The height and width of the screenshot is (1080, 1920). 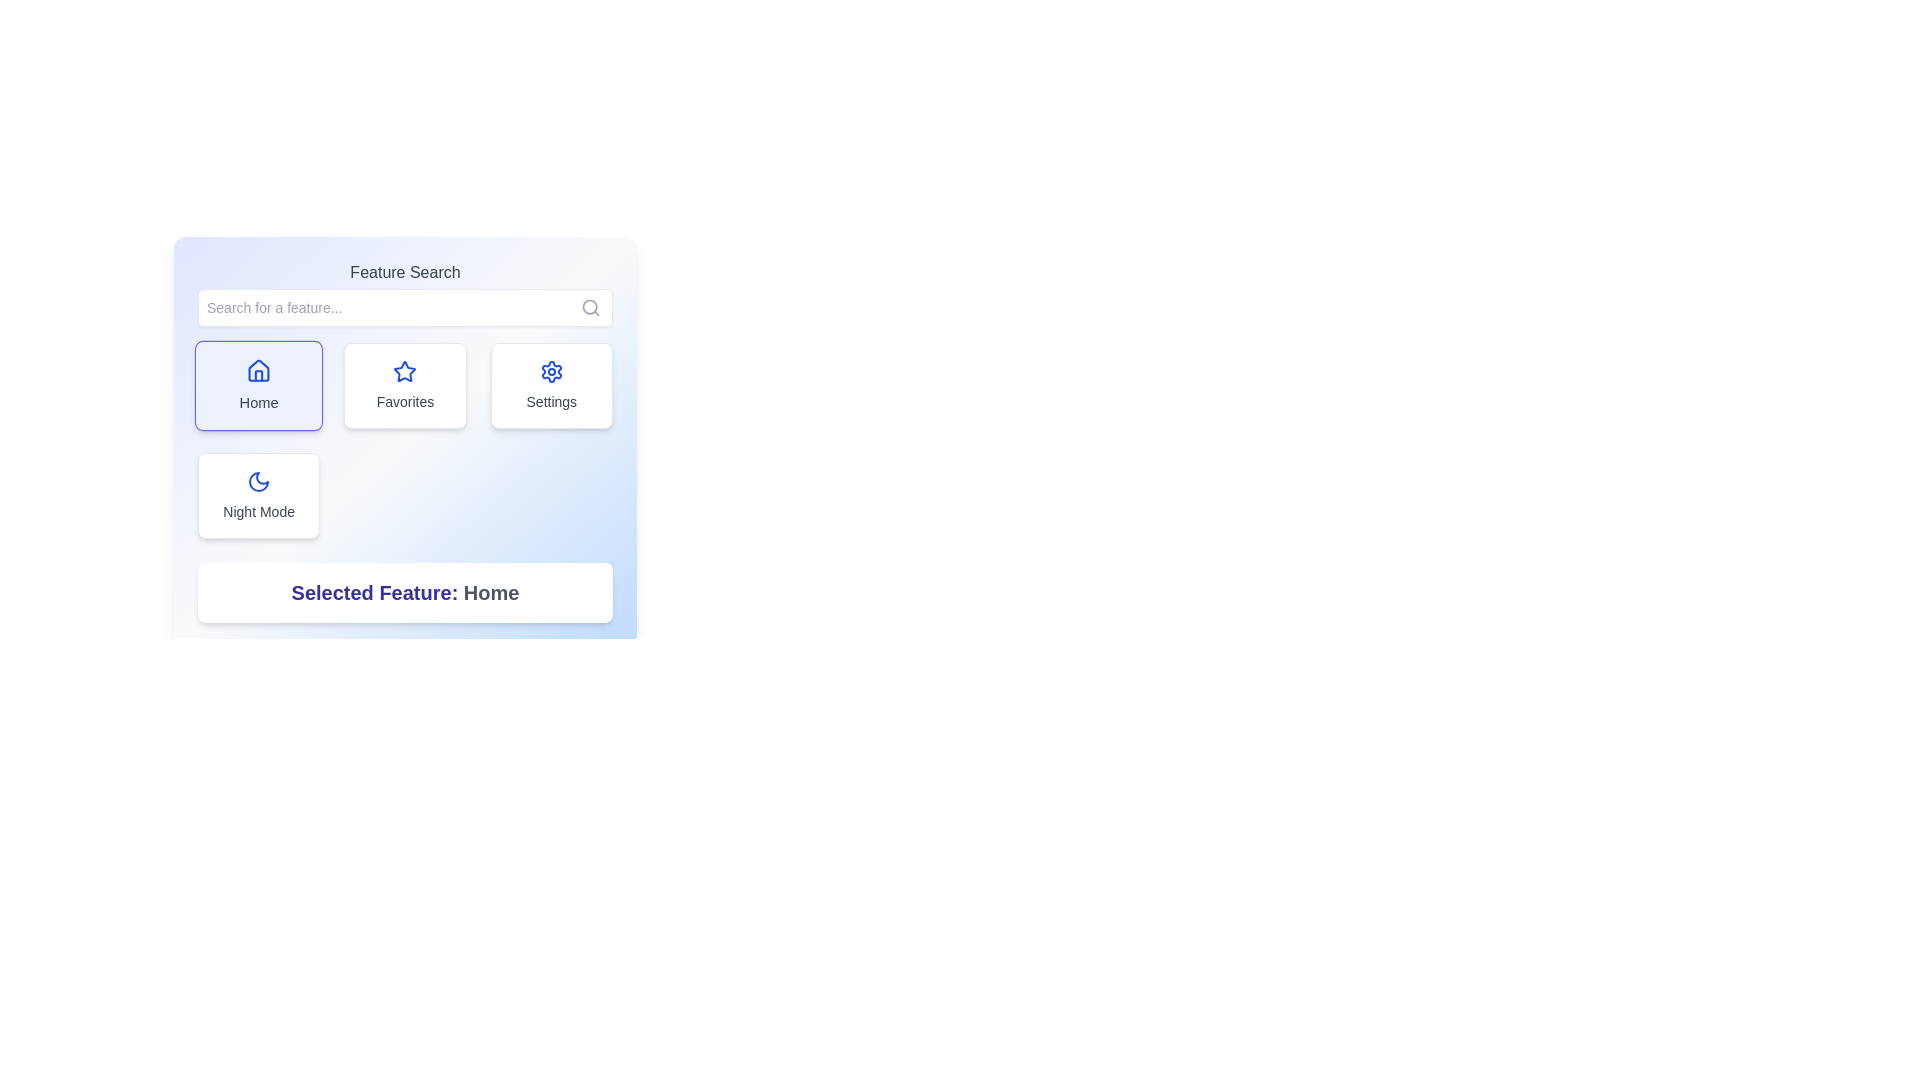 What do you see at coordinates (551, 401) in the screenshot?
I see `the 'Settings' text label located directly below the gear icon in the 'Settings' card in the top right corner of the interface` at bounding box center [551, 401].